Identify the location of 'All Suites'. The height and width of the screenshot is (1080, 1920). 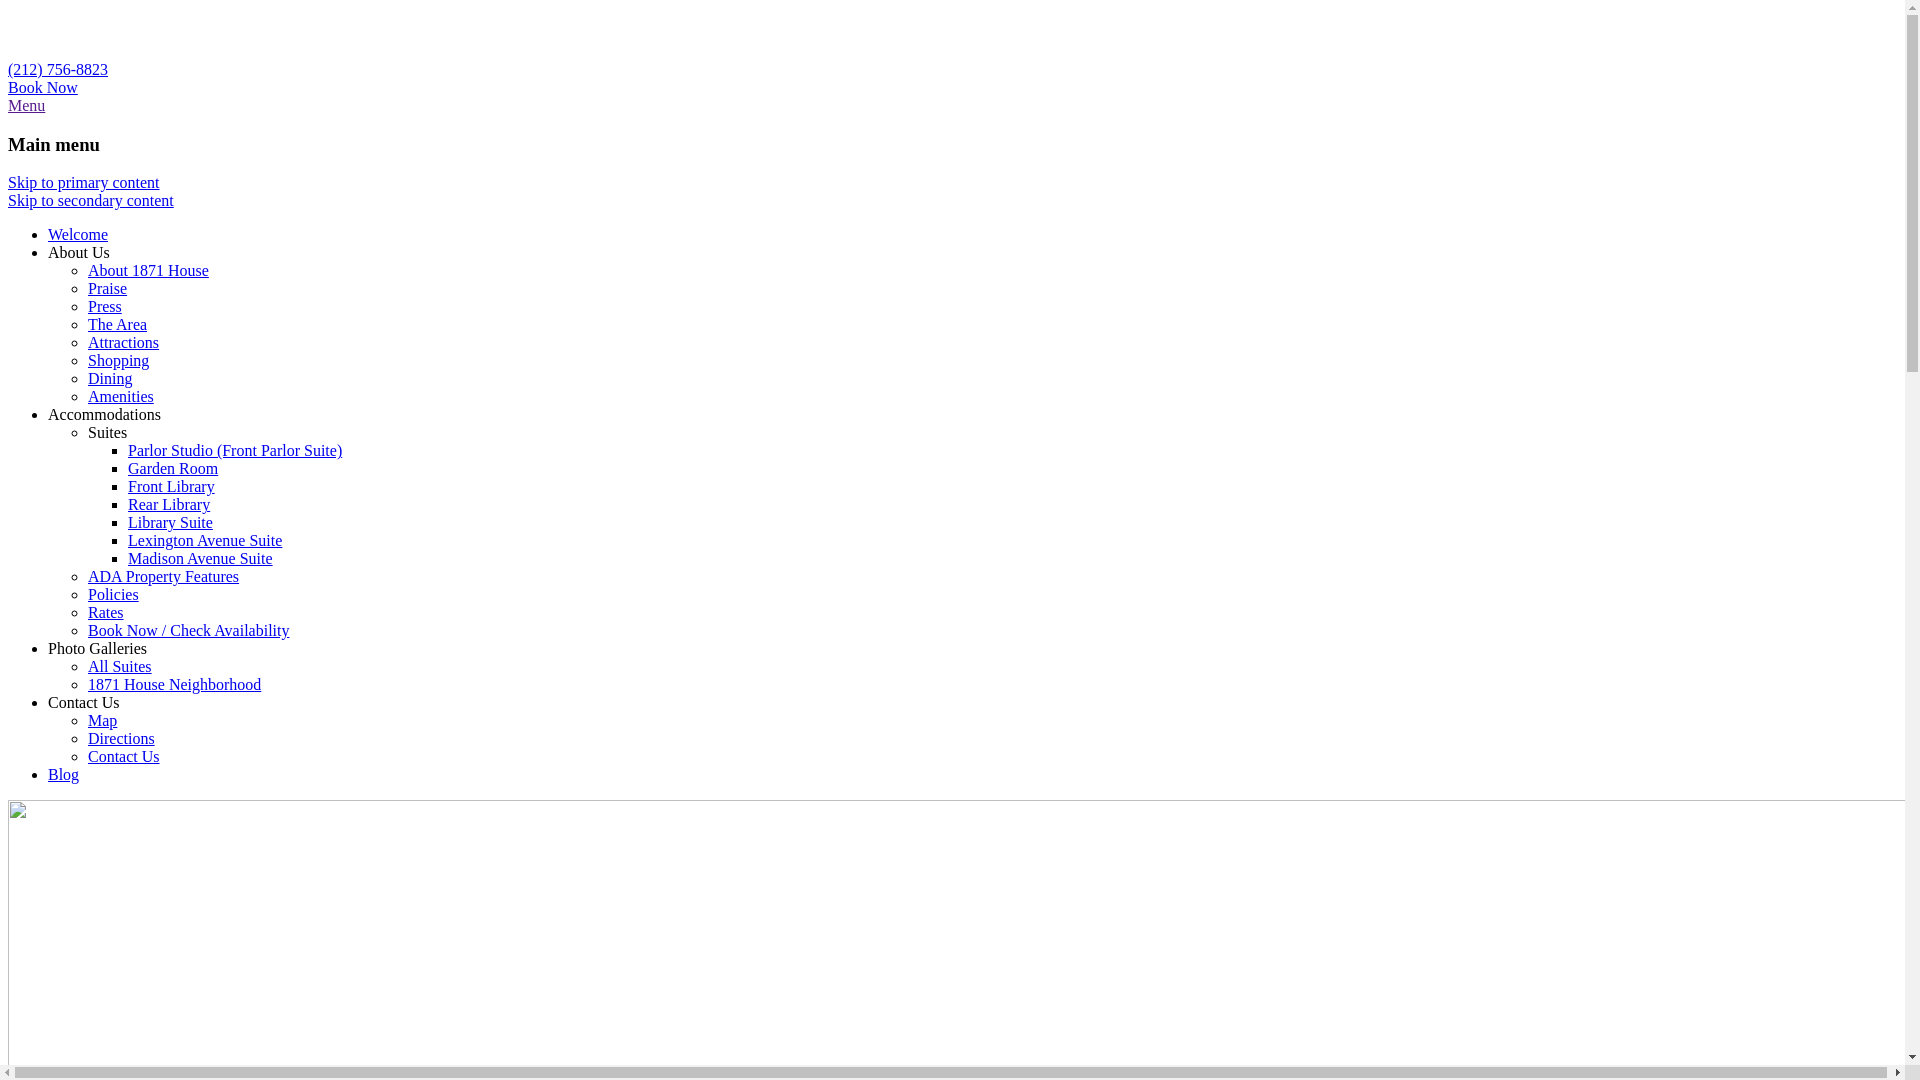
(119, 666).